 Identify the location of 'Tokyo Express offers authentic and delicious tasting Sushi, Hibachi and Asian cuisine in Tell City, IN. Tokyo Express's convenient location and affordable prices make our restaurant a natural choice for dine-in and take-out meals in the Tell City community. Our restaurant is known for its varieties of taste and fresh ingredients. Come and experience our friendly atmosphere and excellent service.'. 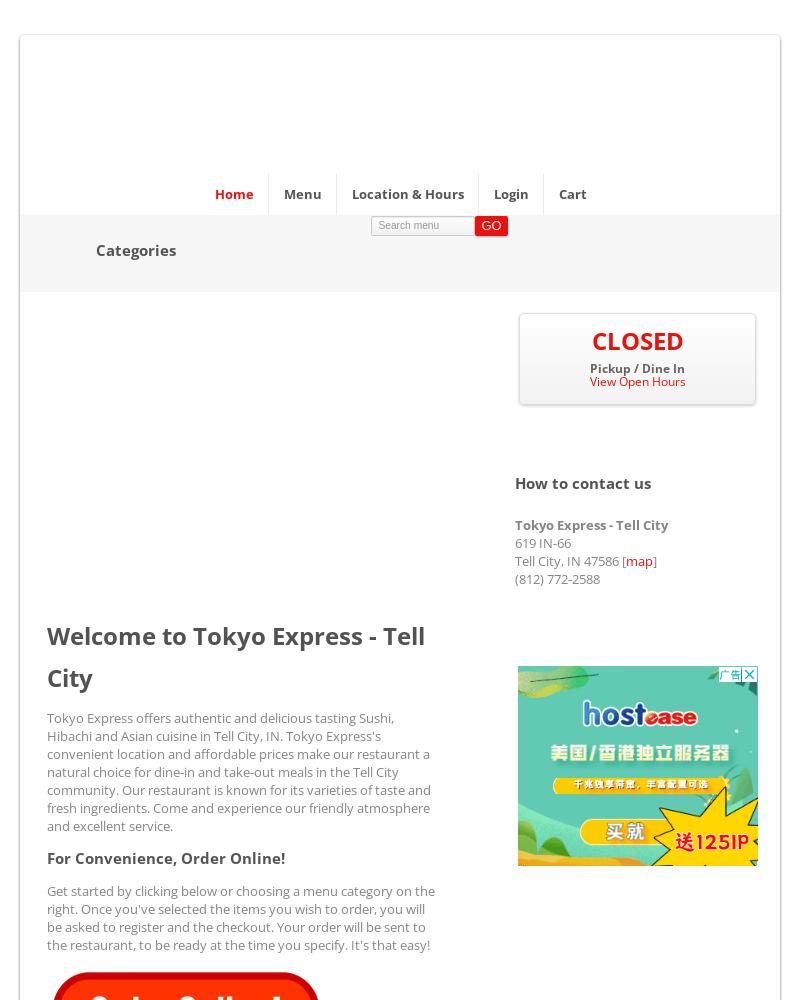
(237, 772).